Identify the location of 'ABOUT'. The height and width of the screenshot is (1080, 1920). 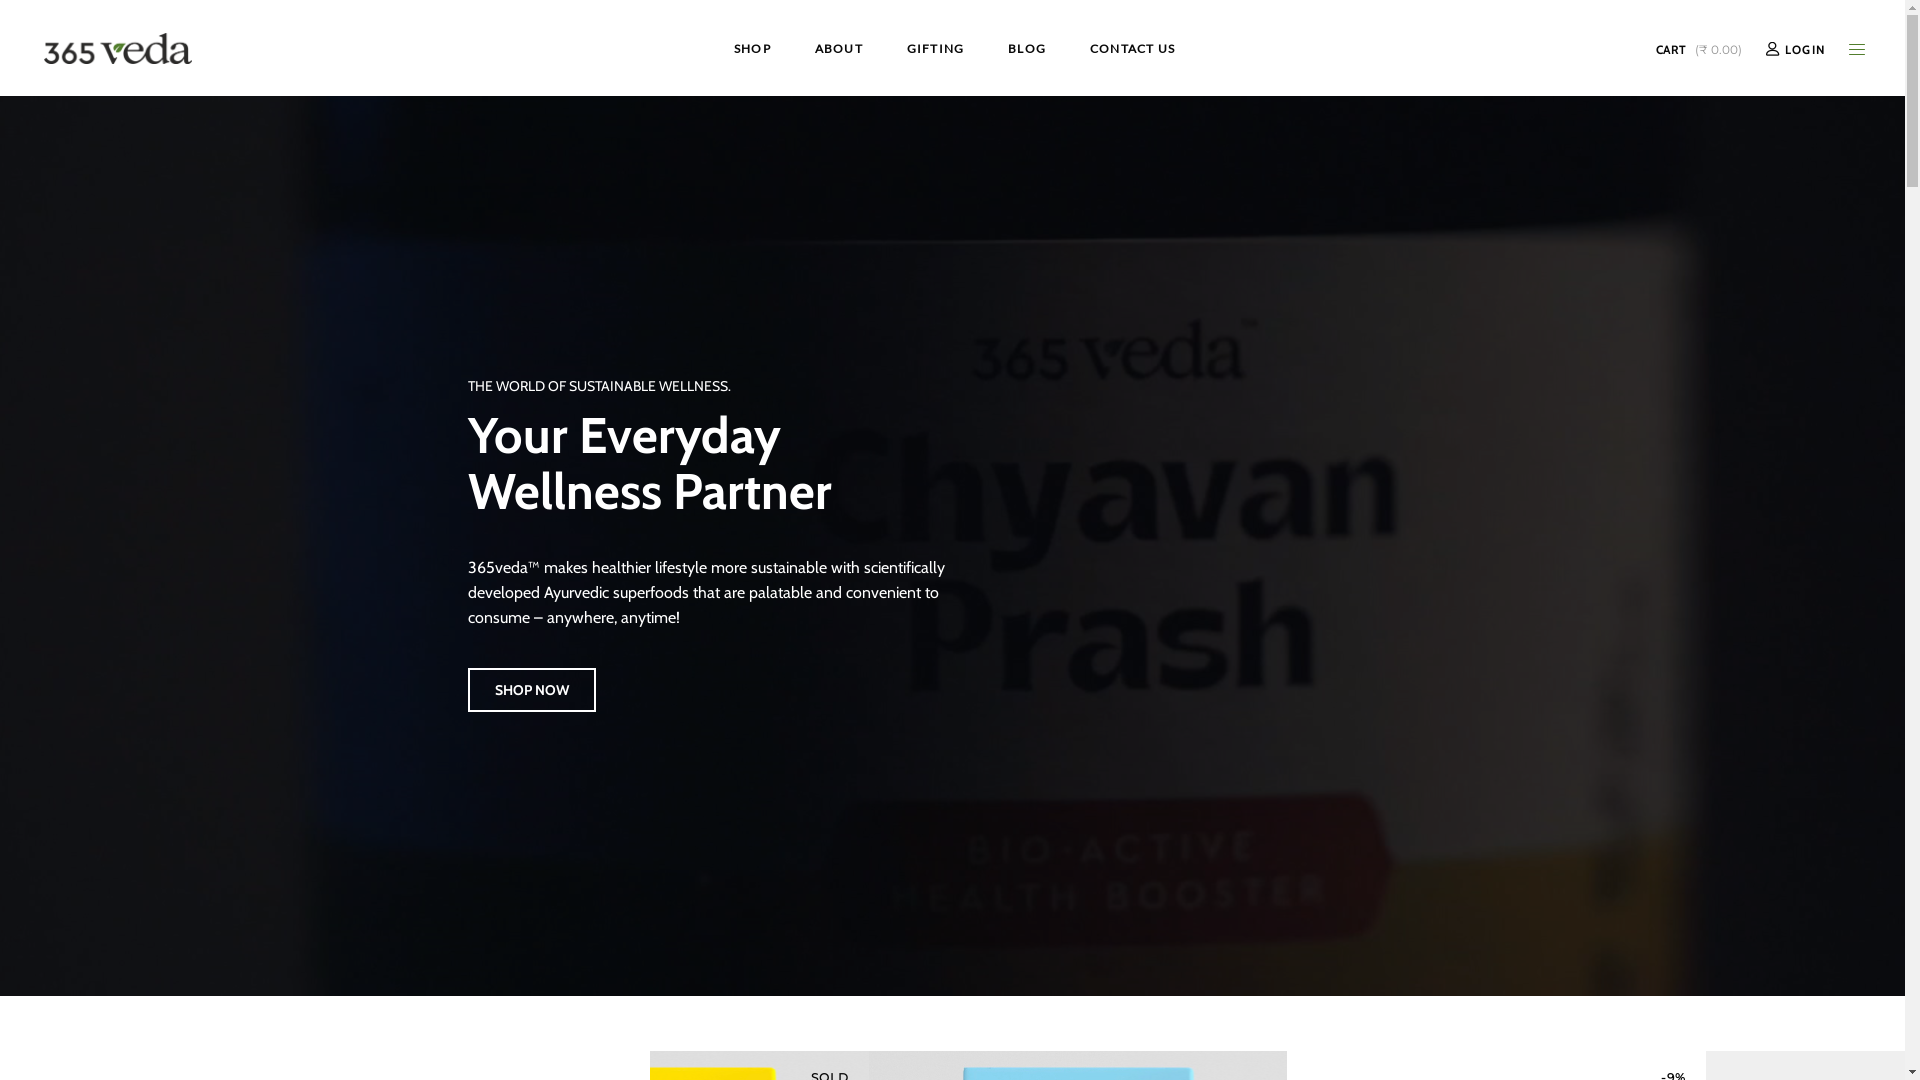
(791, 46).